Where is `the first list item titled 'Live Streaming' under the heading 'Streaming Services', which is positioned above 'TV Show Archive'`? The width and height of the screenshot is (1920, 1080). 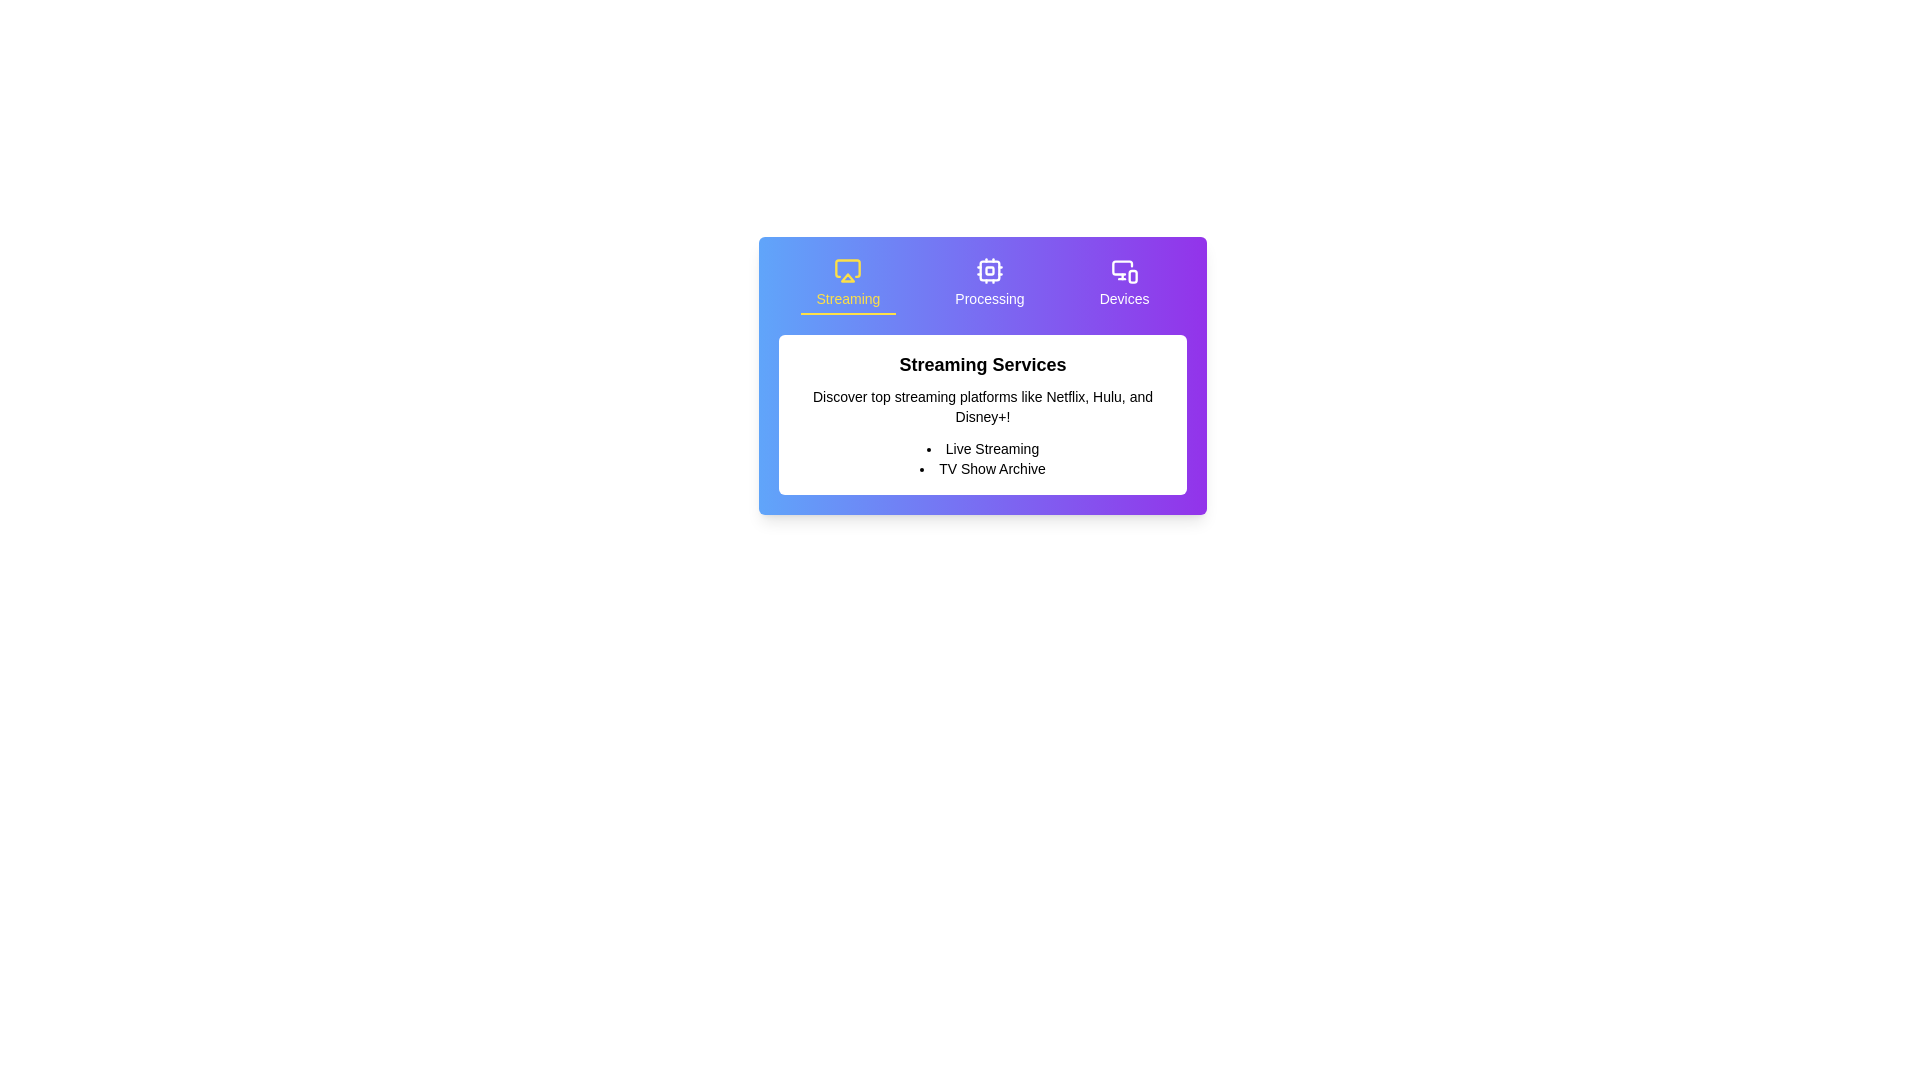
the first list item titled 'Live Streaming' under the heading 'Streaming Services', which is positioned above 'TV Show Archive' is located at coordinates (983, 447).